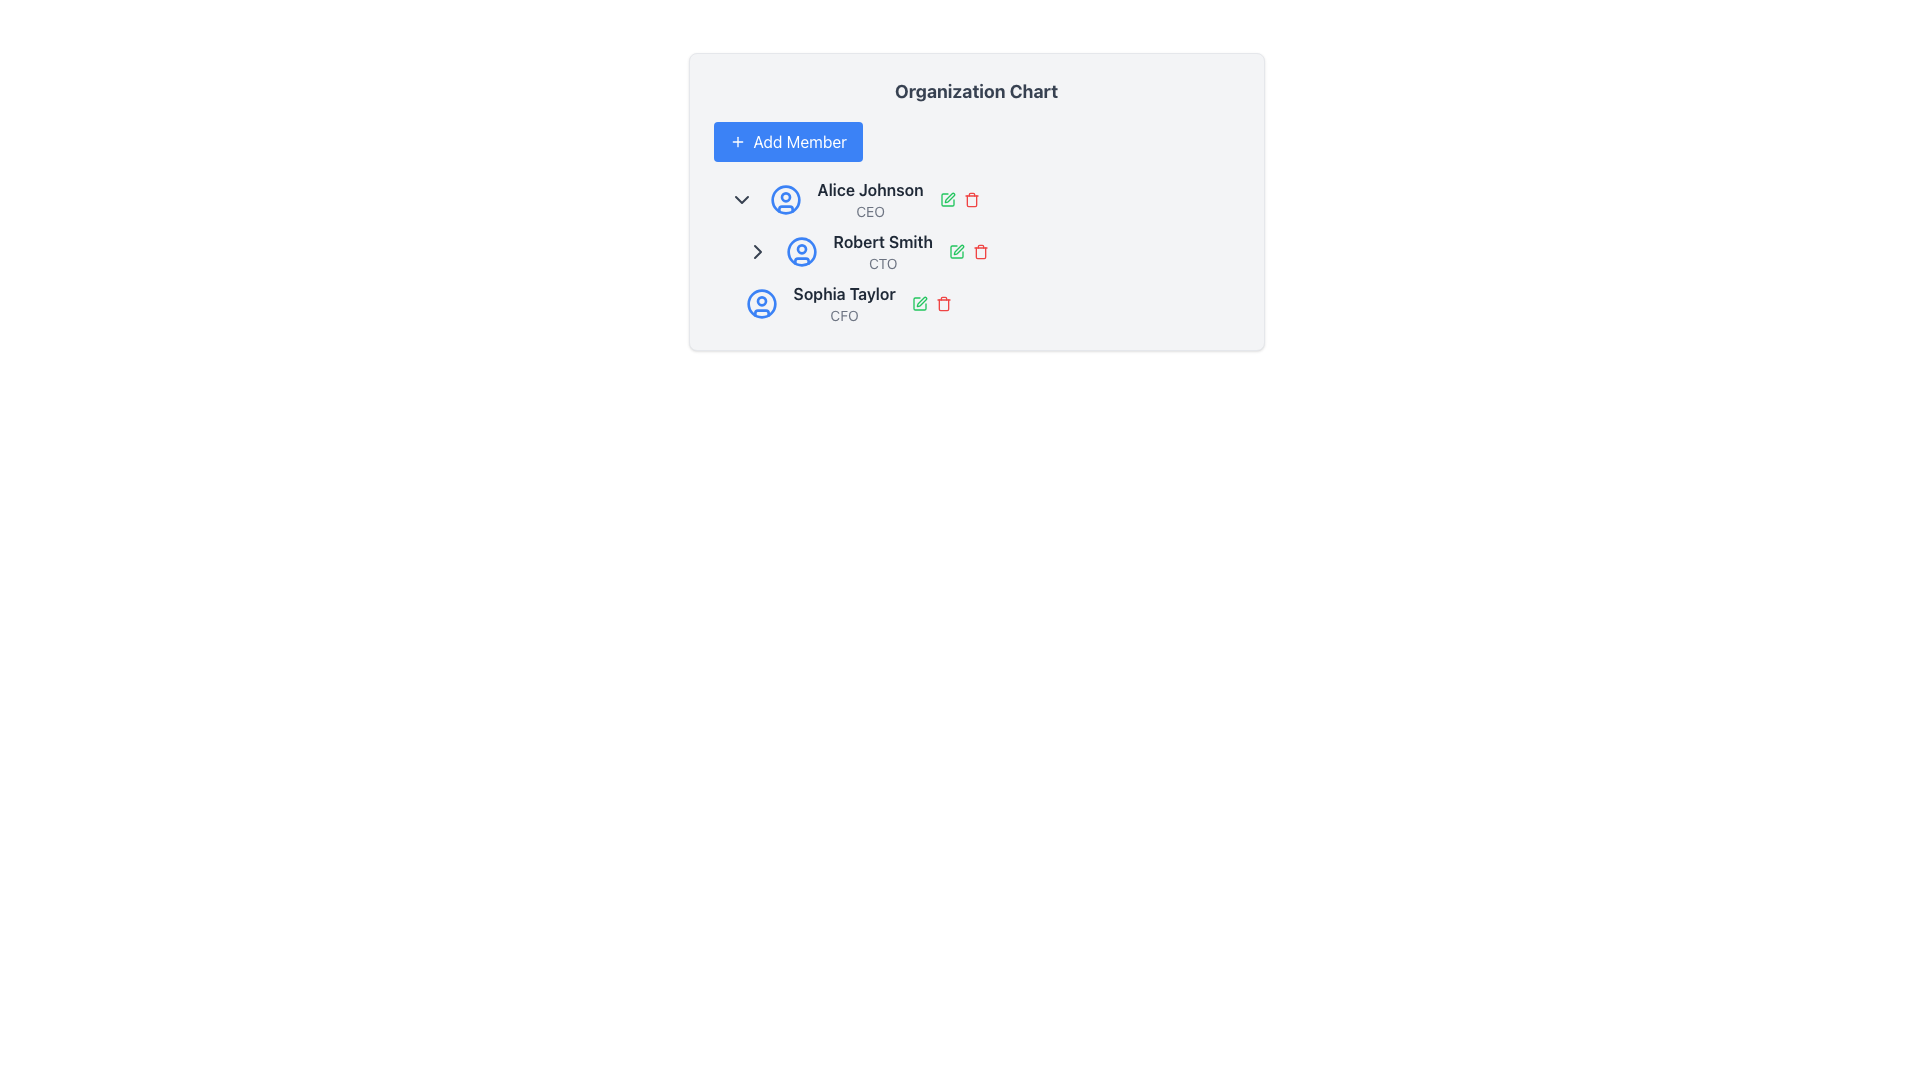 The image size is (1920, 1080). I want to click on the Static Text Label displaying the name 'Robert Smith', which is located centrally in the organization chart, positioned below 'Alice Johnson' and above 'Sophia Taylor', so click(882, 241).